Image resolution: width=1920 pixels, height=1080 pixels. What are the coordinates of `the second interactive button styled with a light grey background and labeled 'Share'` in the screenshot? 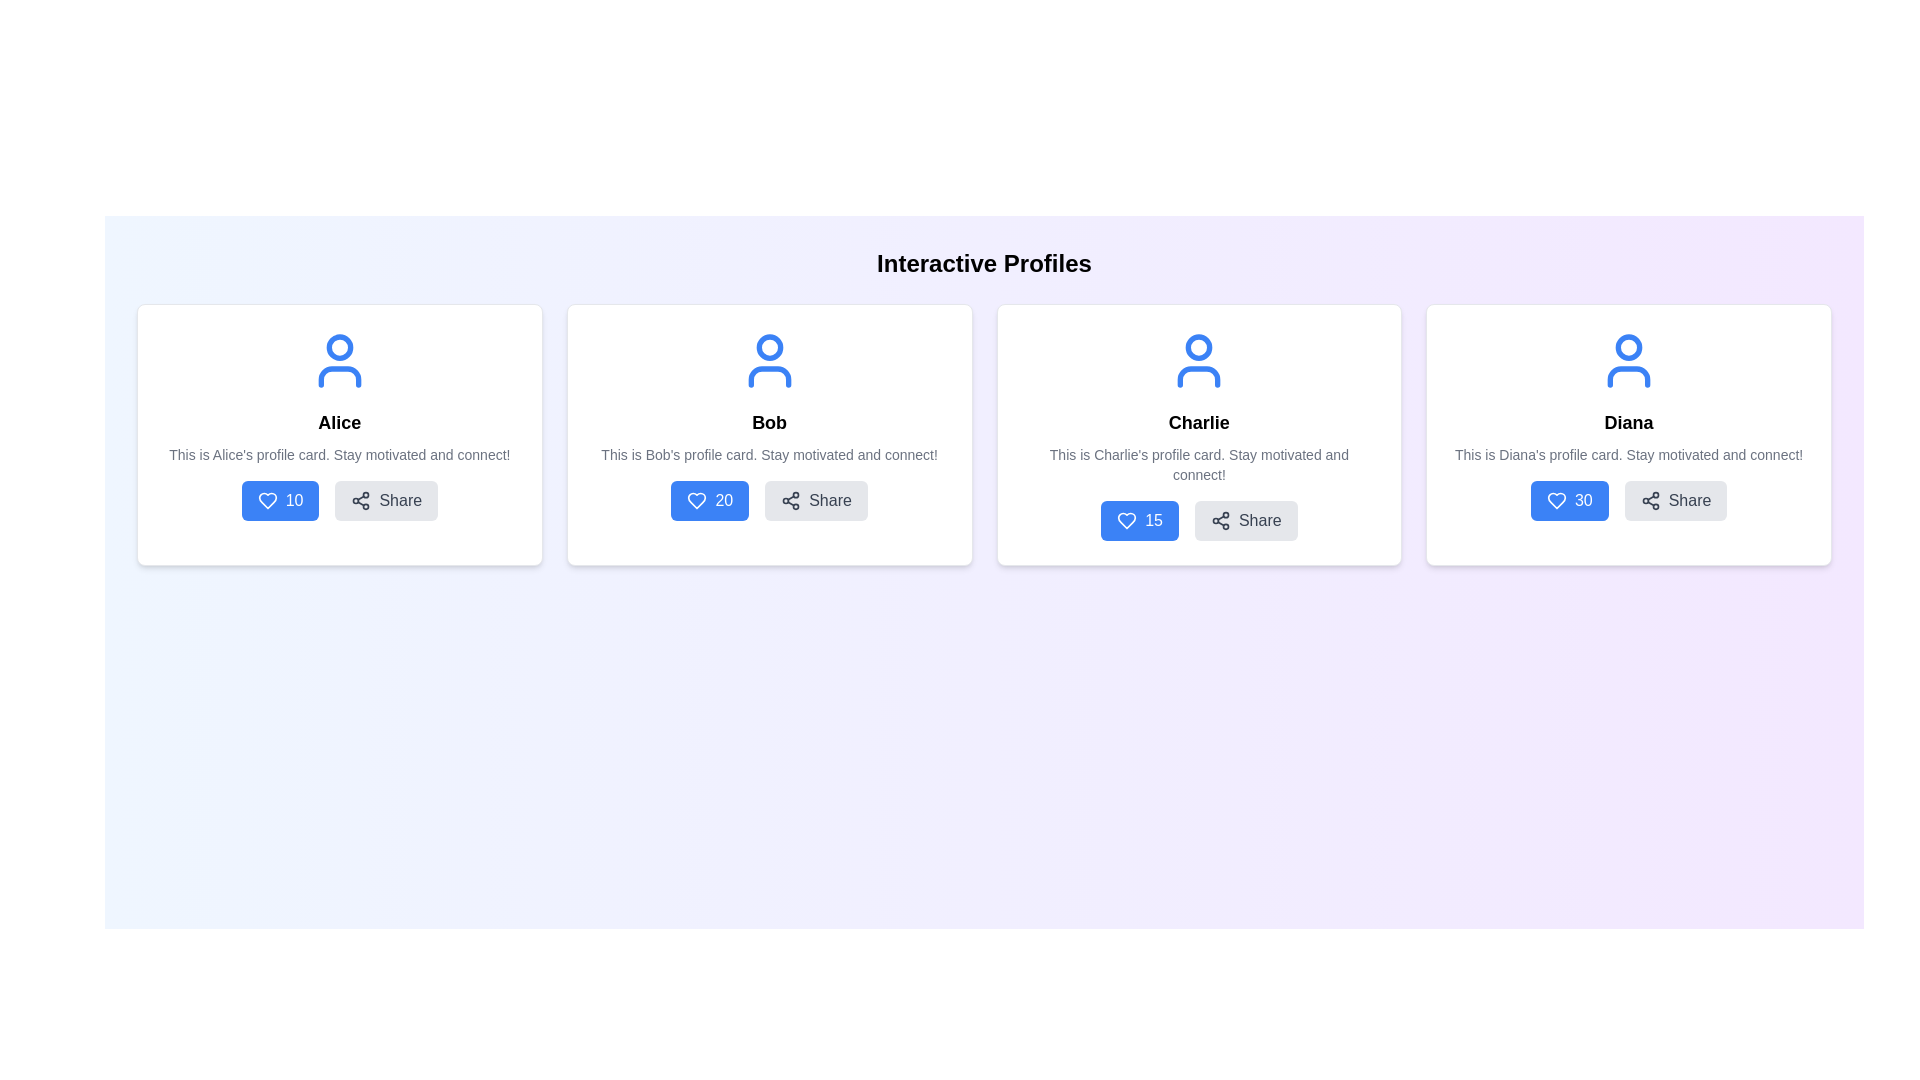 It's located at (816, 500).